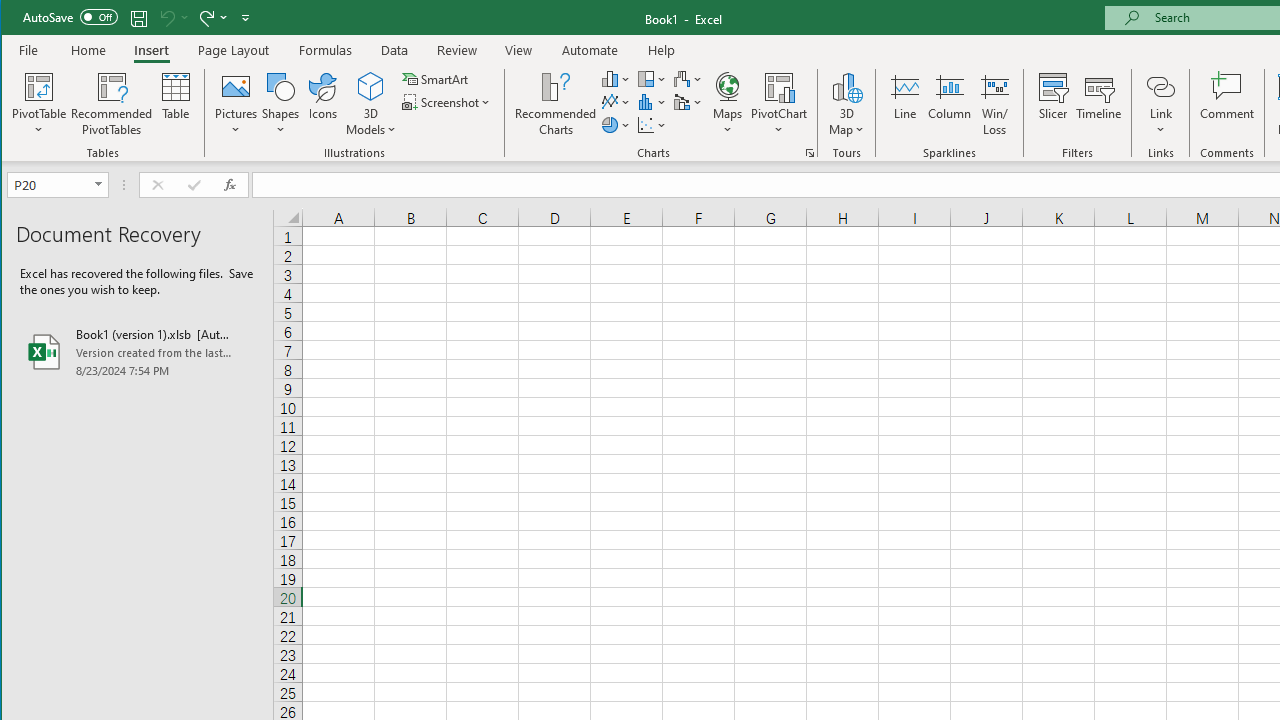 Image resolution: width=1280 pixels, height=720 pixels. I want to click on 'Pictures', so click(236, 104).